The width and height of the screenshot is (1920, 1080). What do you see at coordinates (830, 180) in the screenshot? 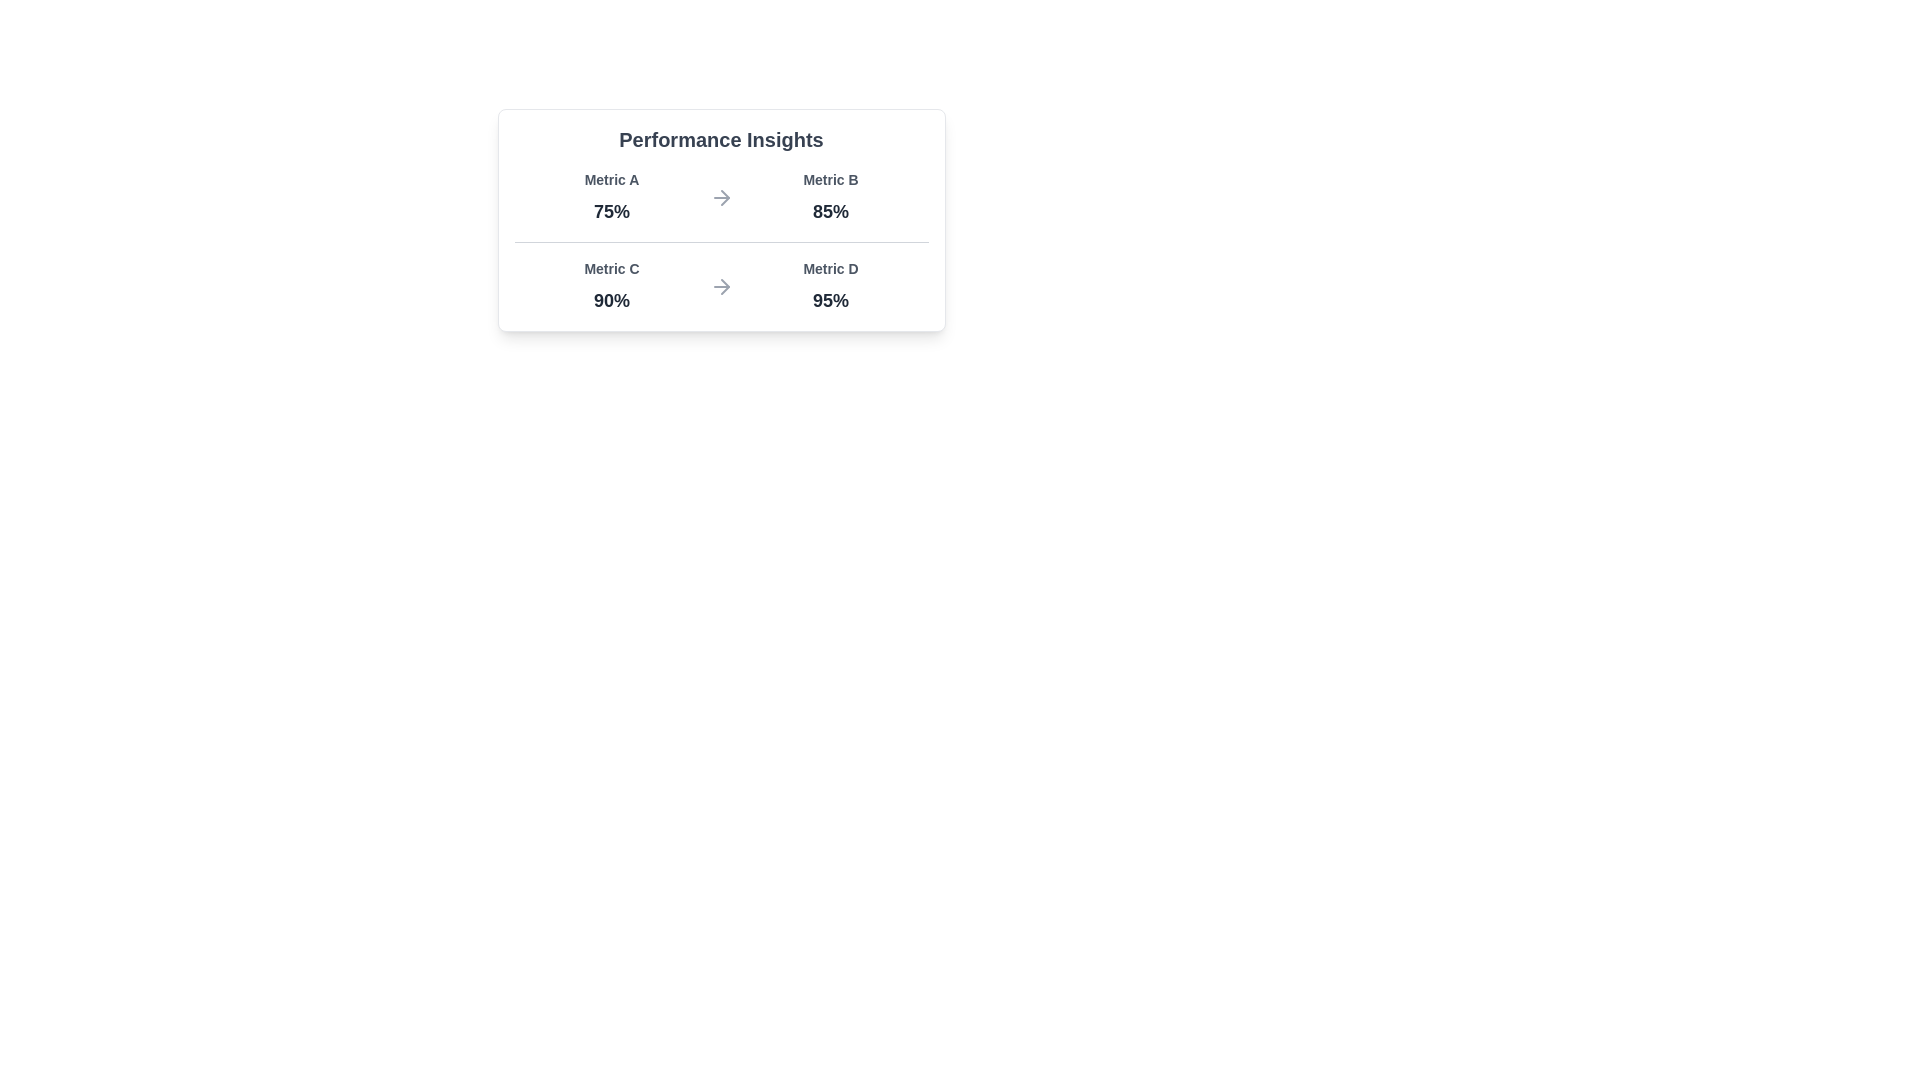
I see `the text label that indicates the name of the performance metric, located above the numerical value of '85%' in the card widget` at bounding box center [830, 180].